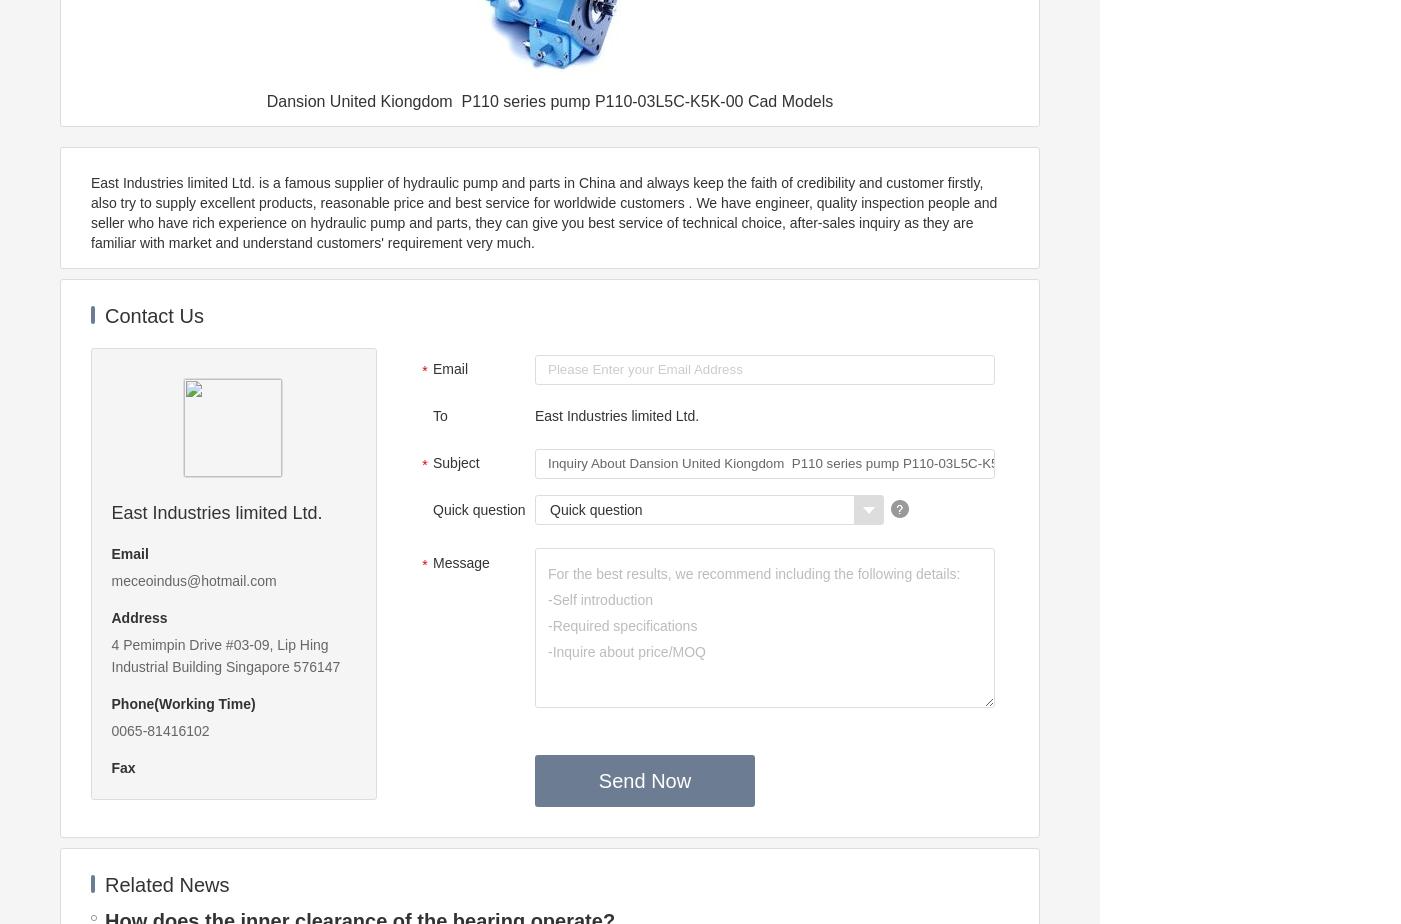  I want to click on 'Send Now', so click(643, 780).